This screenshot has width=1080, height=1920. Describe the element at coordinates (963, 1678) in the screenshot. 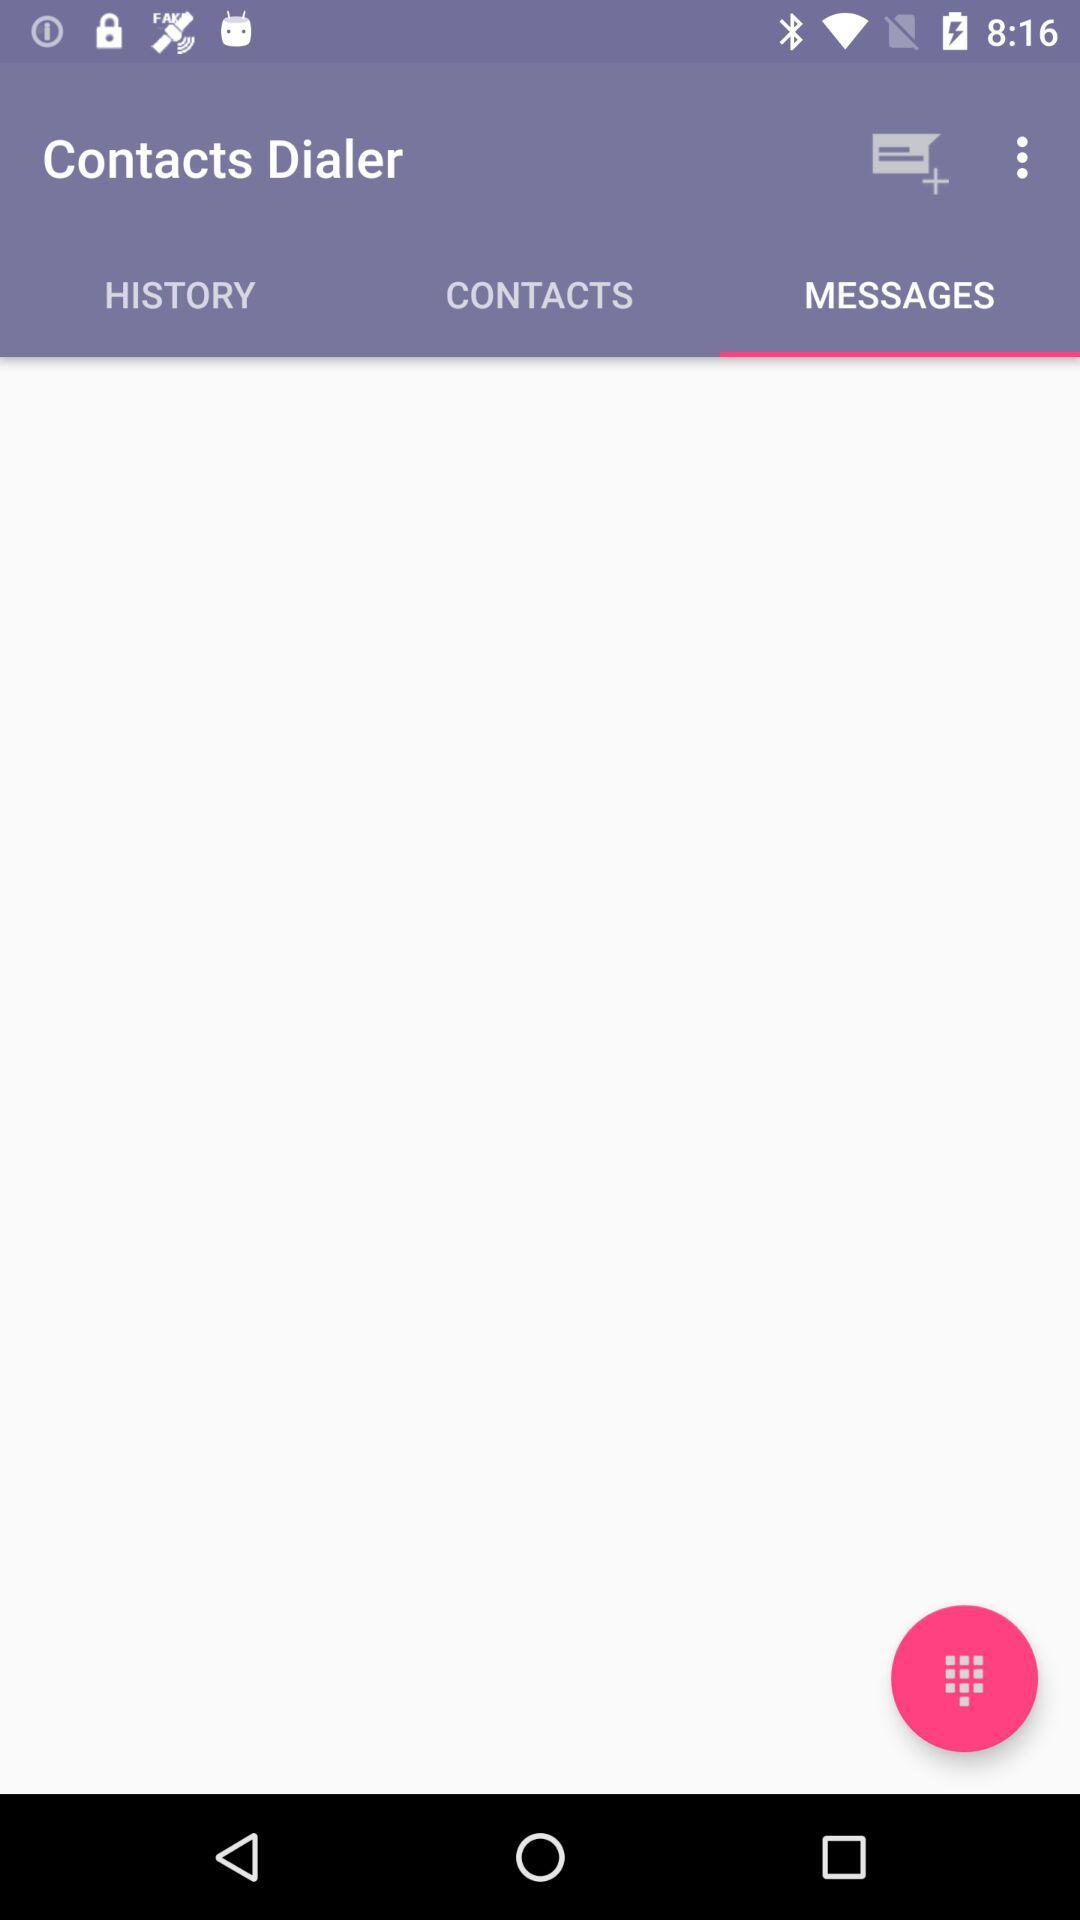

I see `the item at the bottom right corner` at that location.